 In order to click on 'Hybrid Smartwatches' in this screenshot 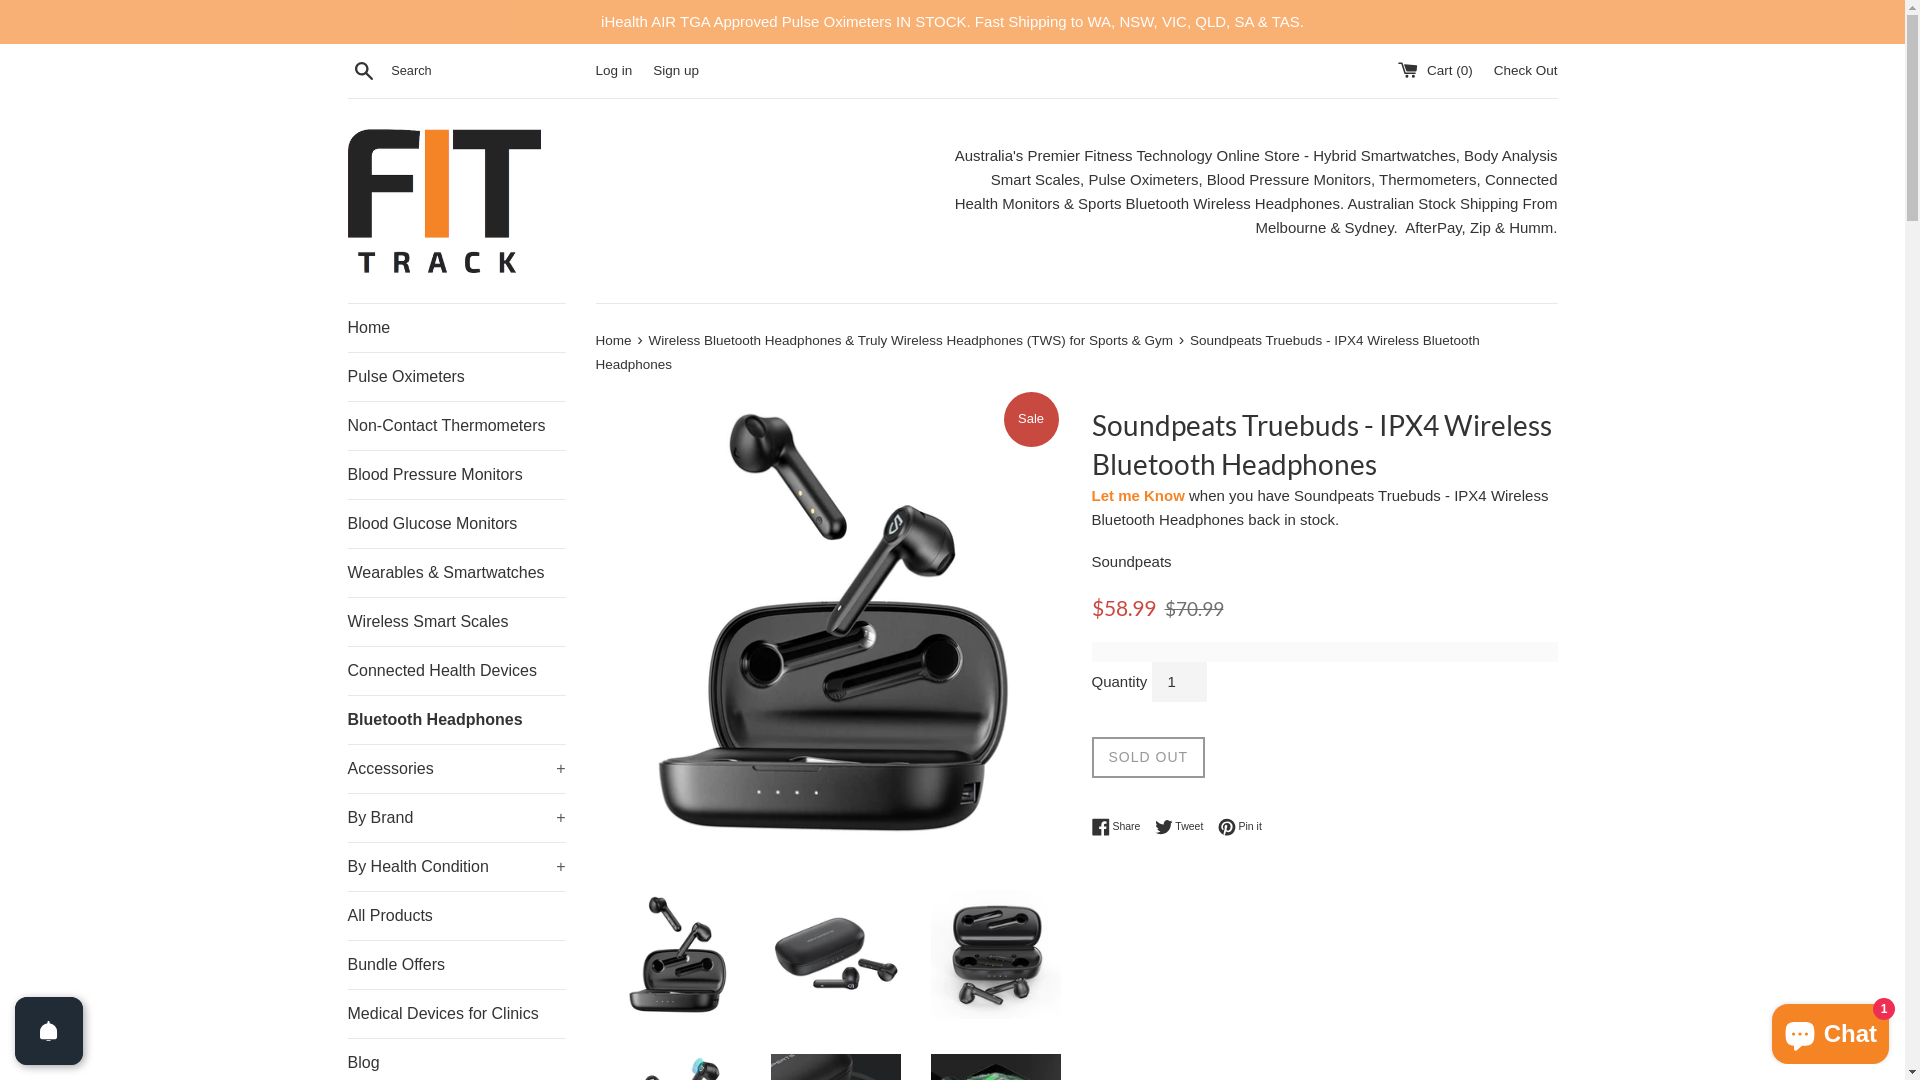, I will do `click(1383, 155)`.